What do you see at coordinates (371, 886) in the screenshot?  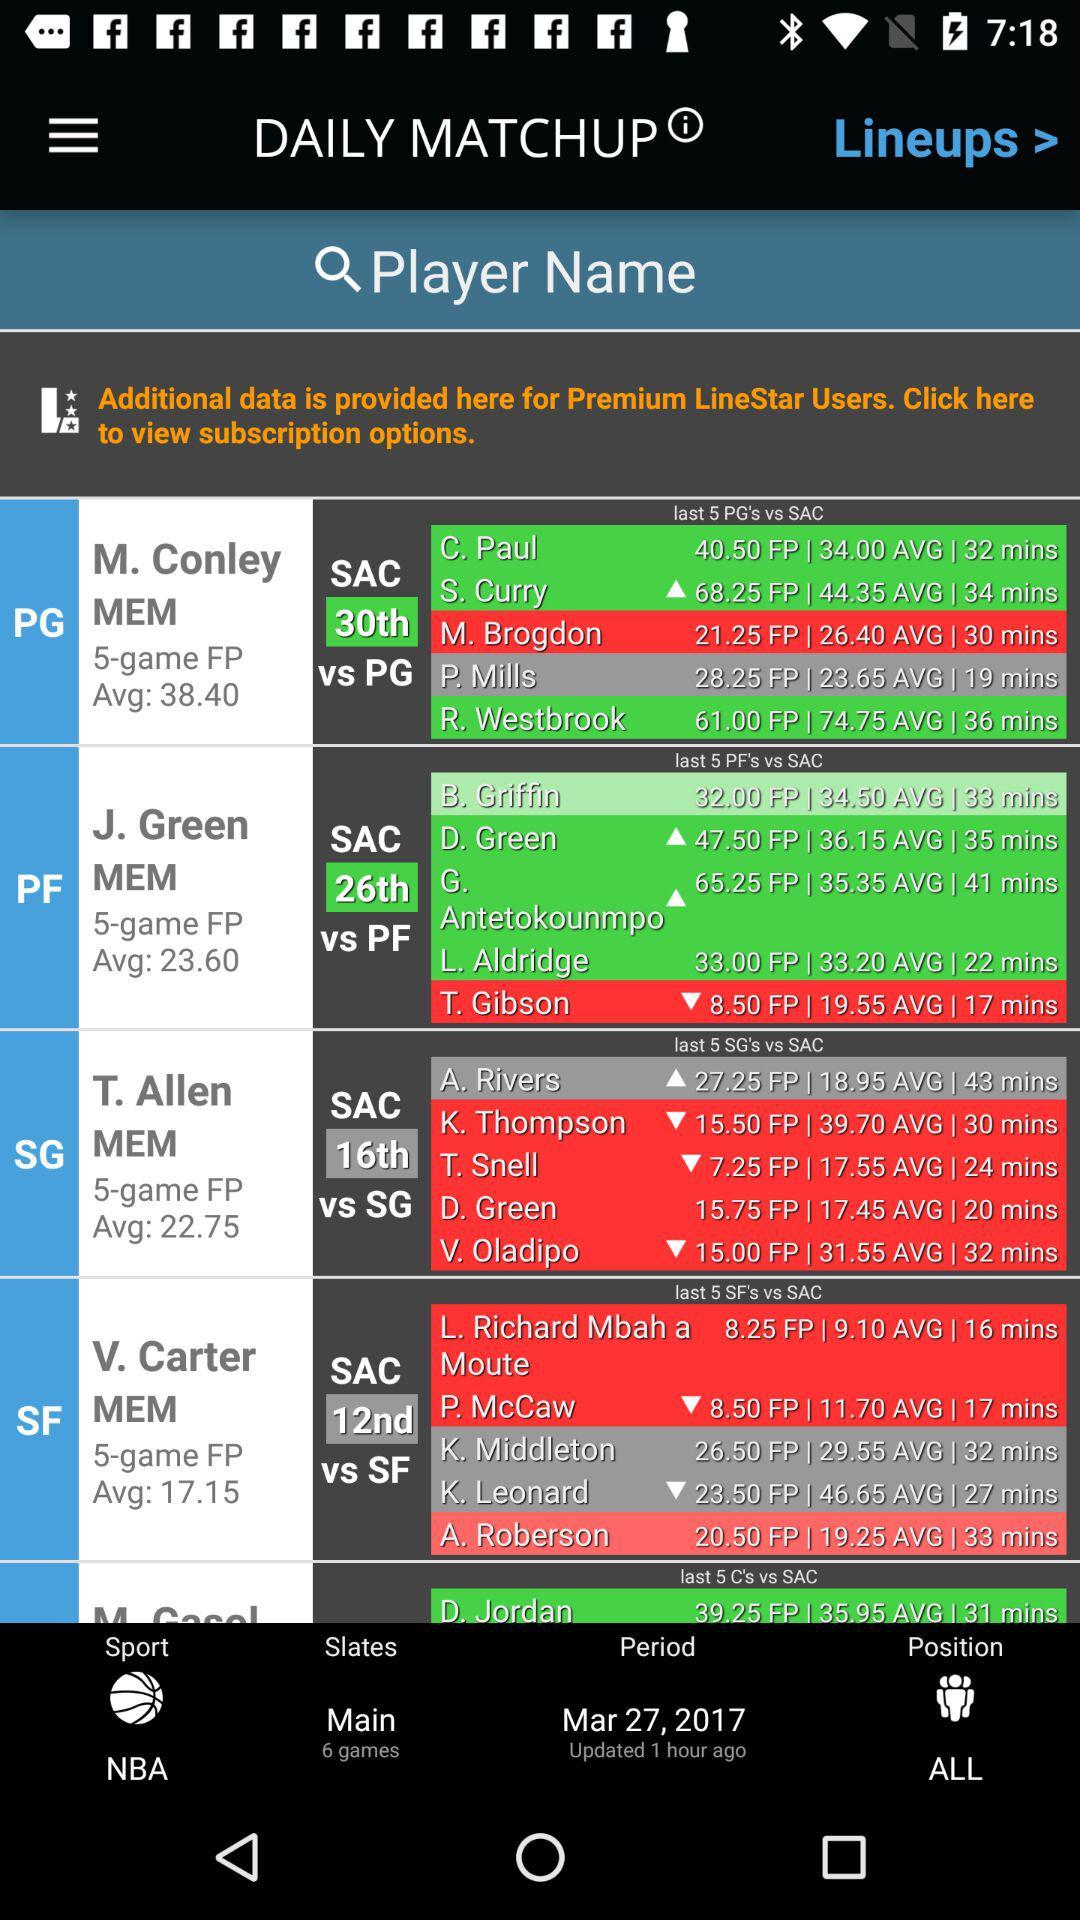 I see `the item above vs pf` at bounding box center [371, 886].